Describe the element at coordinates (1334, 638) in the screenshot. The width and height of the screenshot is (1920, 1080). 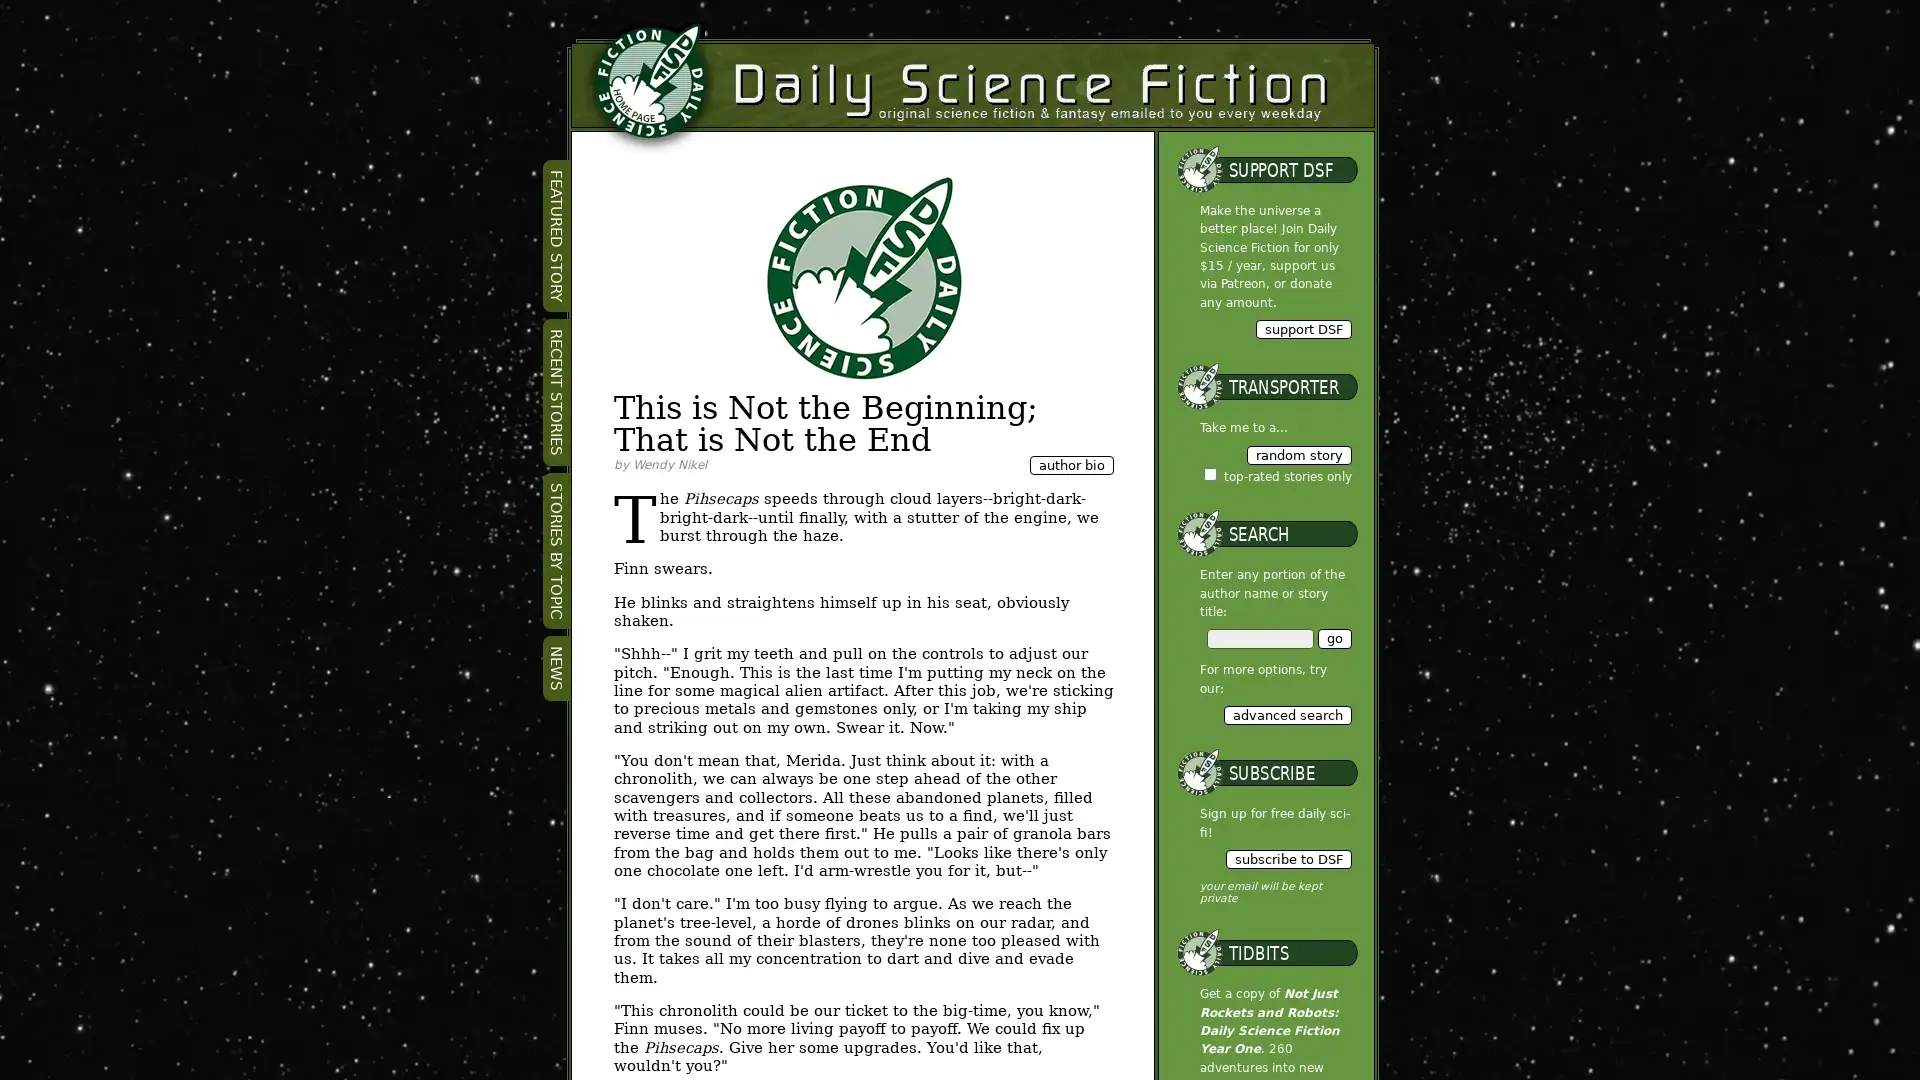
I see `go` at that location.